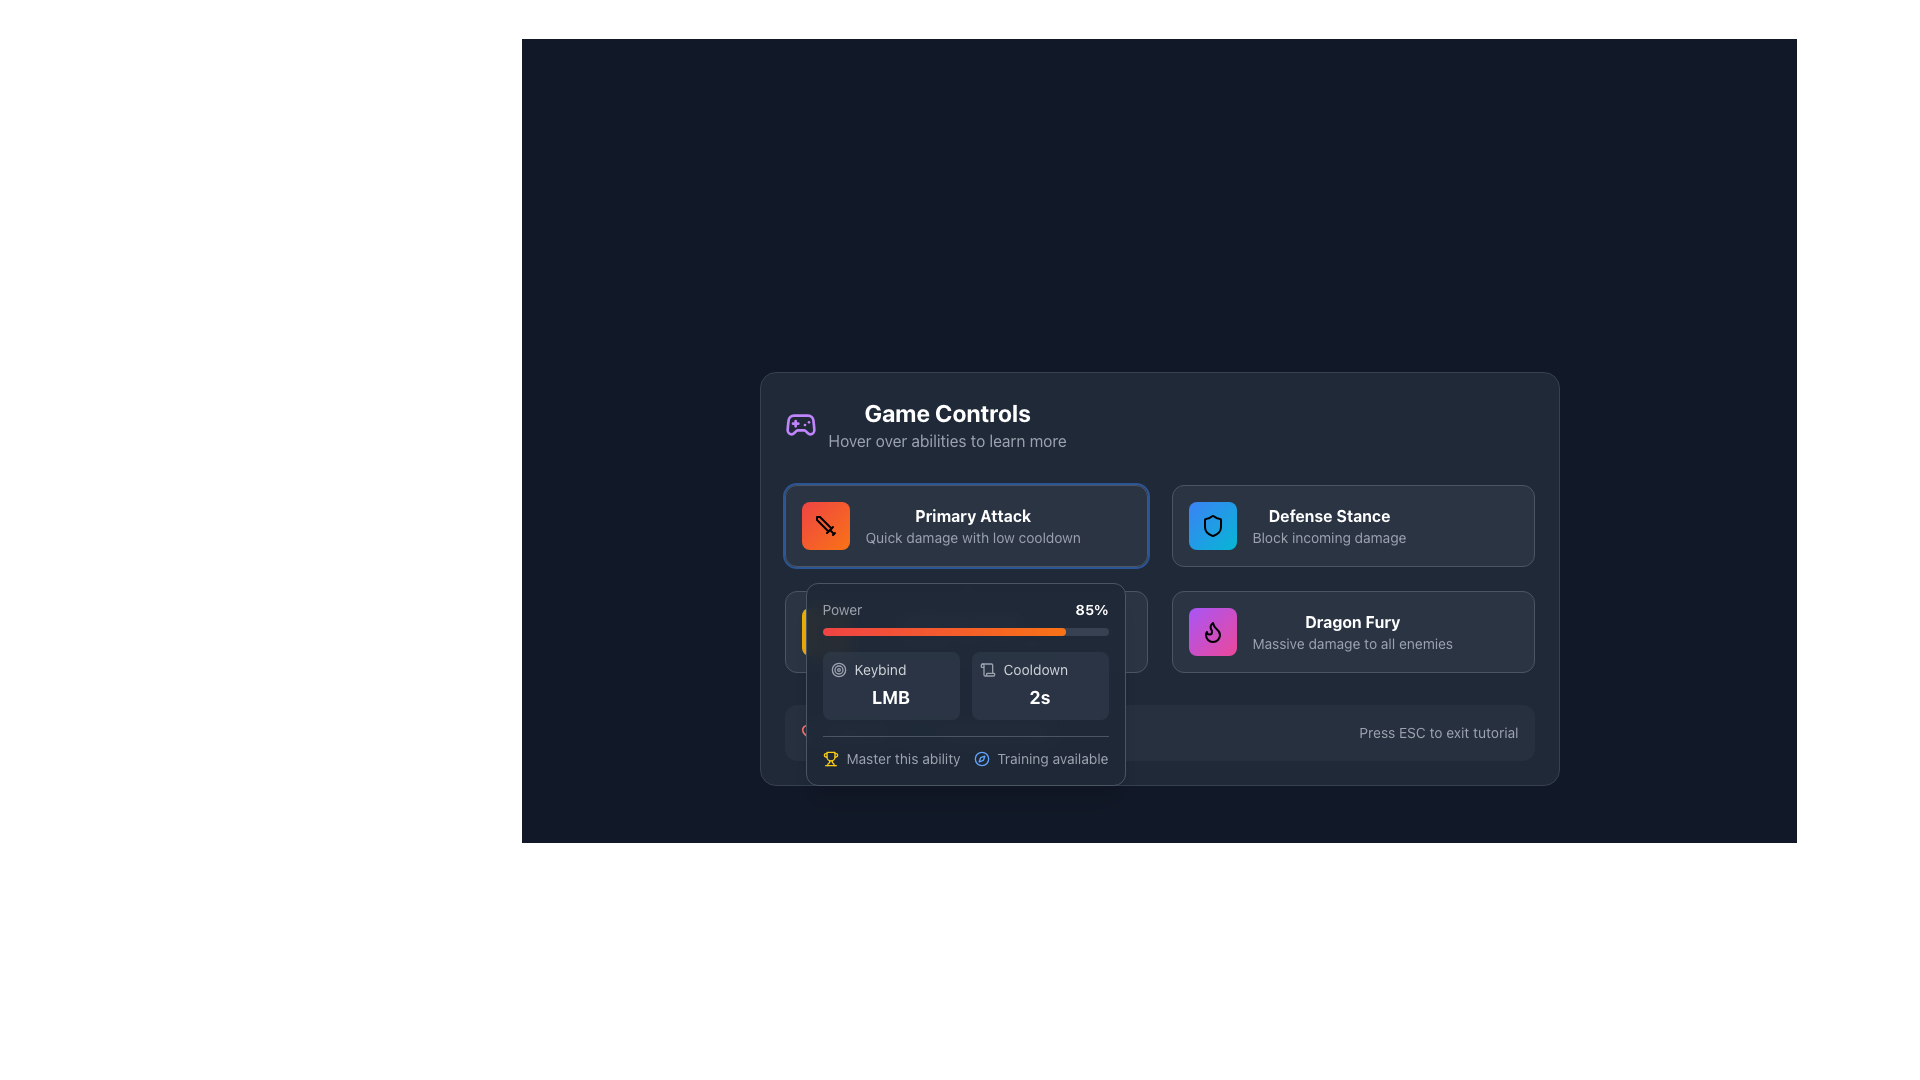  I want to click on the trophy icon positioned to the left of the text 'Master this ability', which serves as an indicator for achievement status in the bottom-left area of the main interface, so click(830, 759).